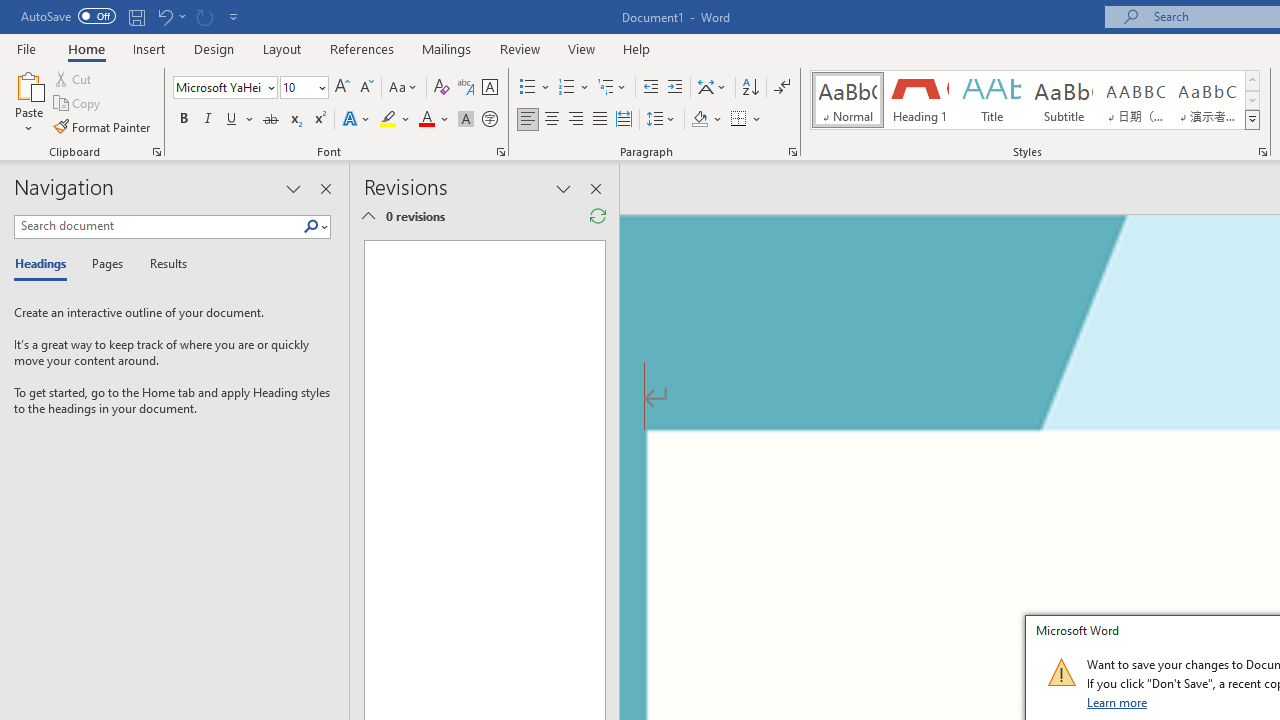 This screenshot has width=1280, height=720. Describe the element at coordinates (104, 264) in the screenshot. I see `'Pages'` at that location.